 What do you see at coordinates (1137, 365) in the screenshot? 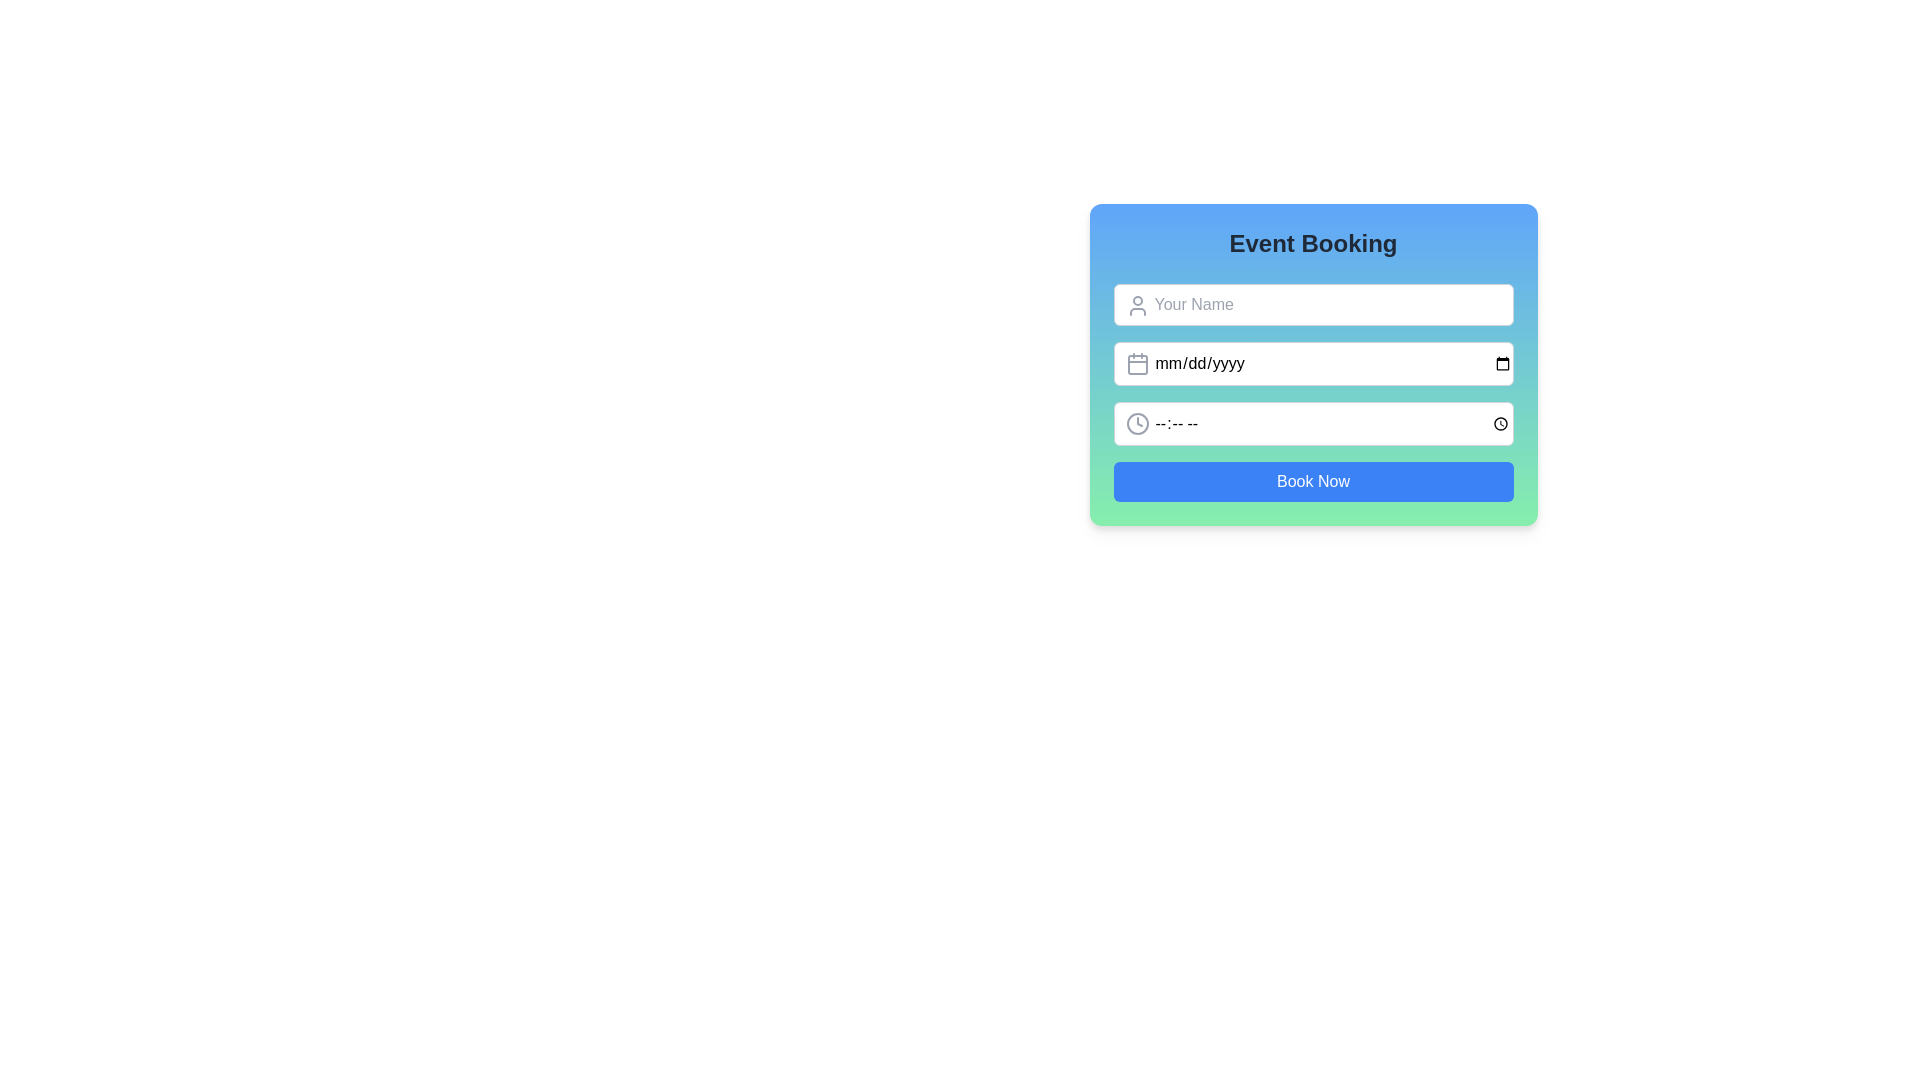
I see `the decorative graphical element inside the calendar icon, which indicates date selection in the Event Booking form` at bounding box center [1137, 365].